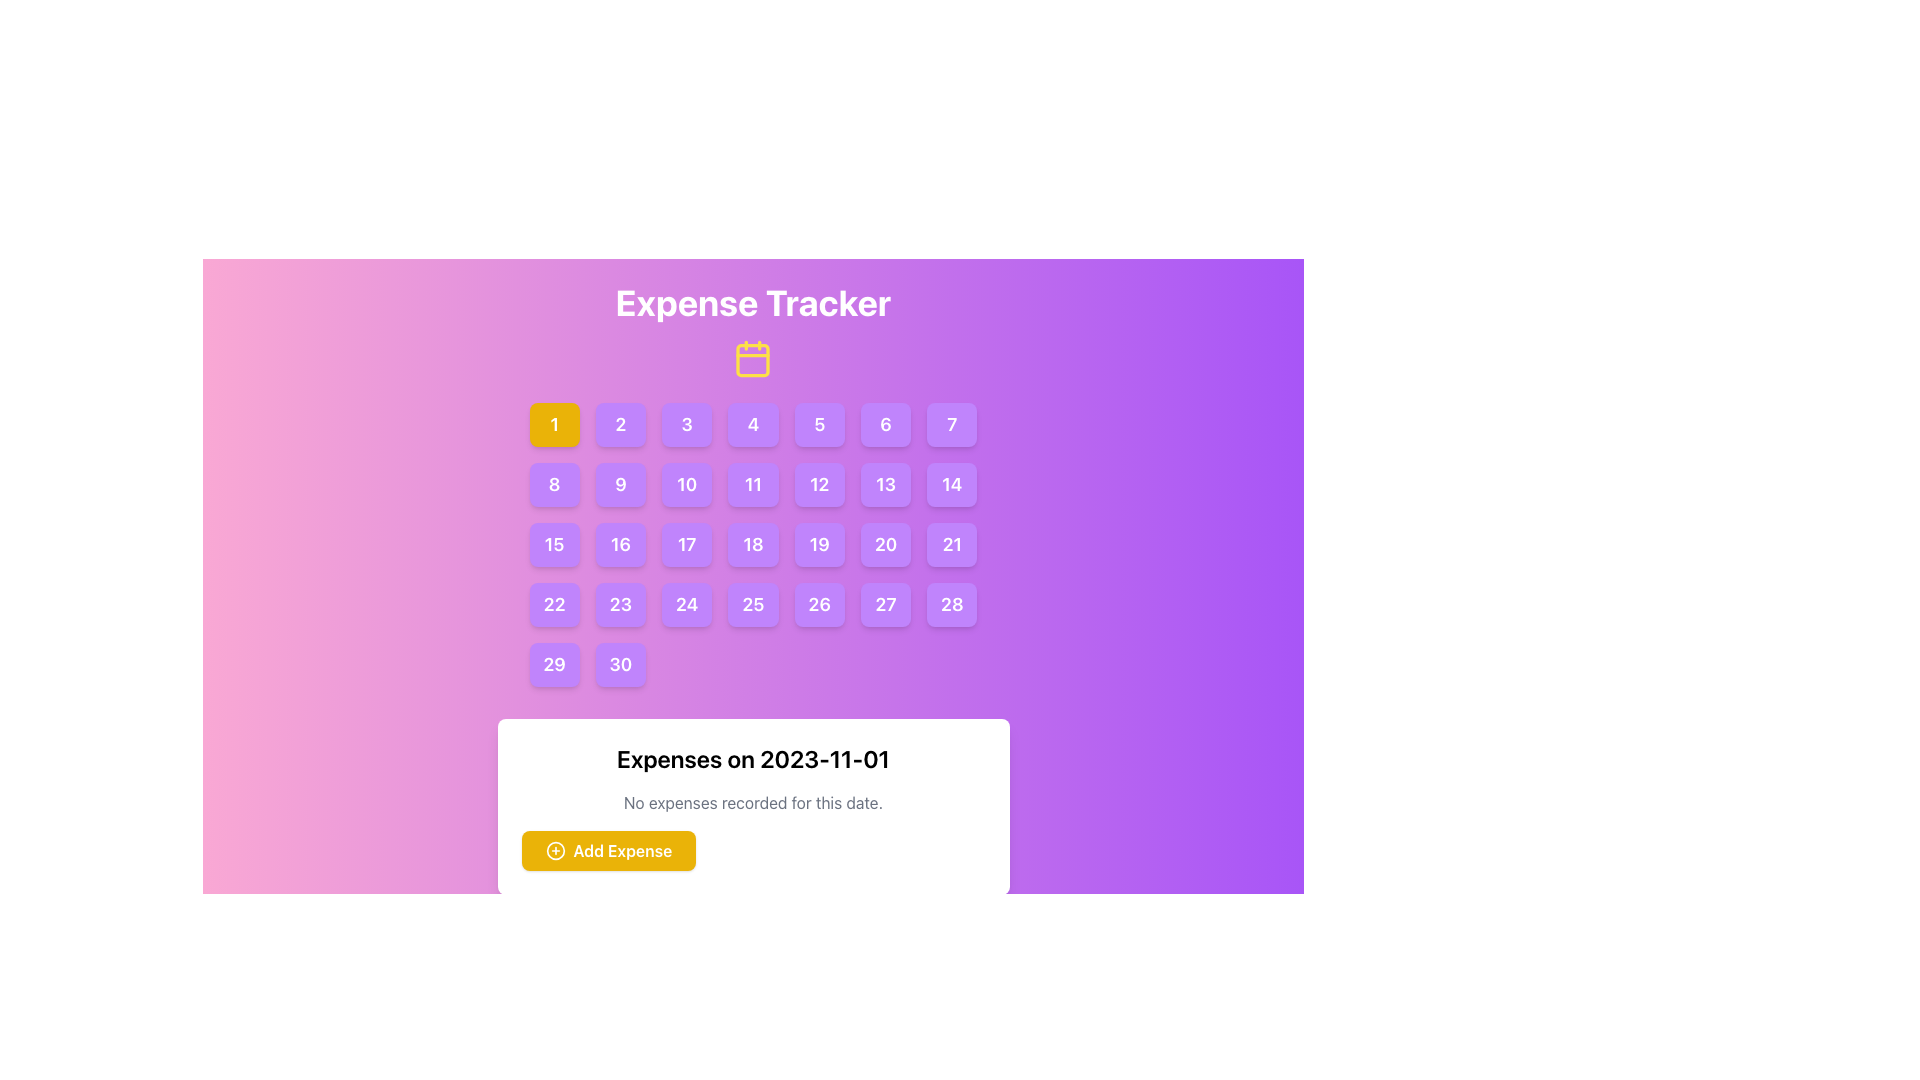 The image size is (1920, 1080). Describe the element at coordinates (951, 485) in the screenshot. I see `the button labeled '14', which is a rounded rectangular button with a purple background that turns yellow on hover and white text, to invoke its associated action programmatically` at that location.